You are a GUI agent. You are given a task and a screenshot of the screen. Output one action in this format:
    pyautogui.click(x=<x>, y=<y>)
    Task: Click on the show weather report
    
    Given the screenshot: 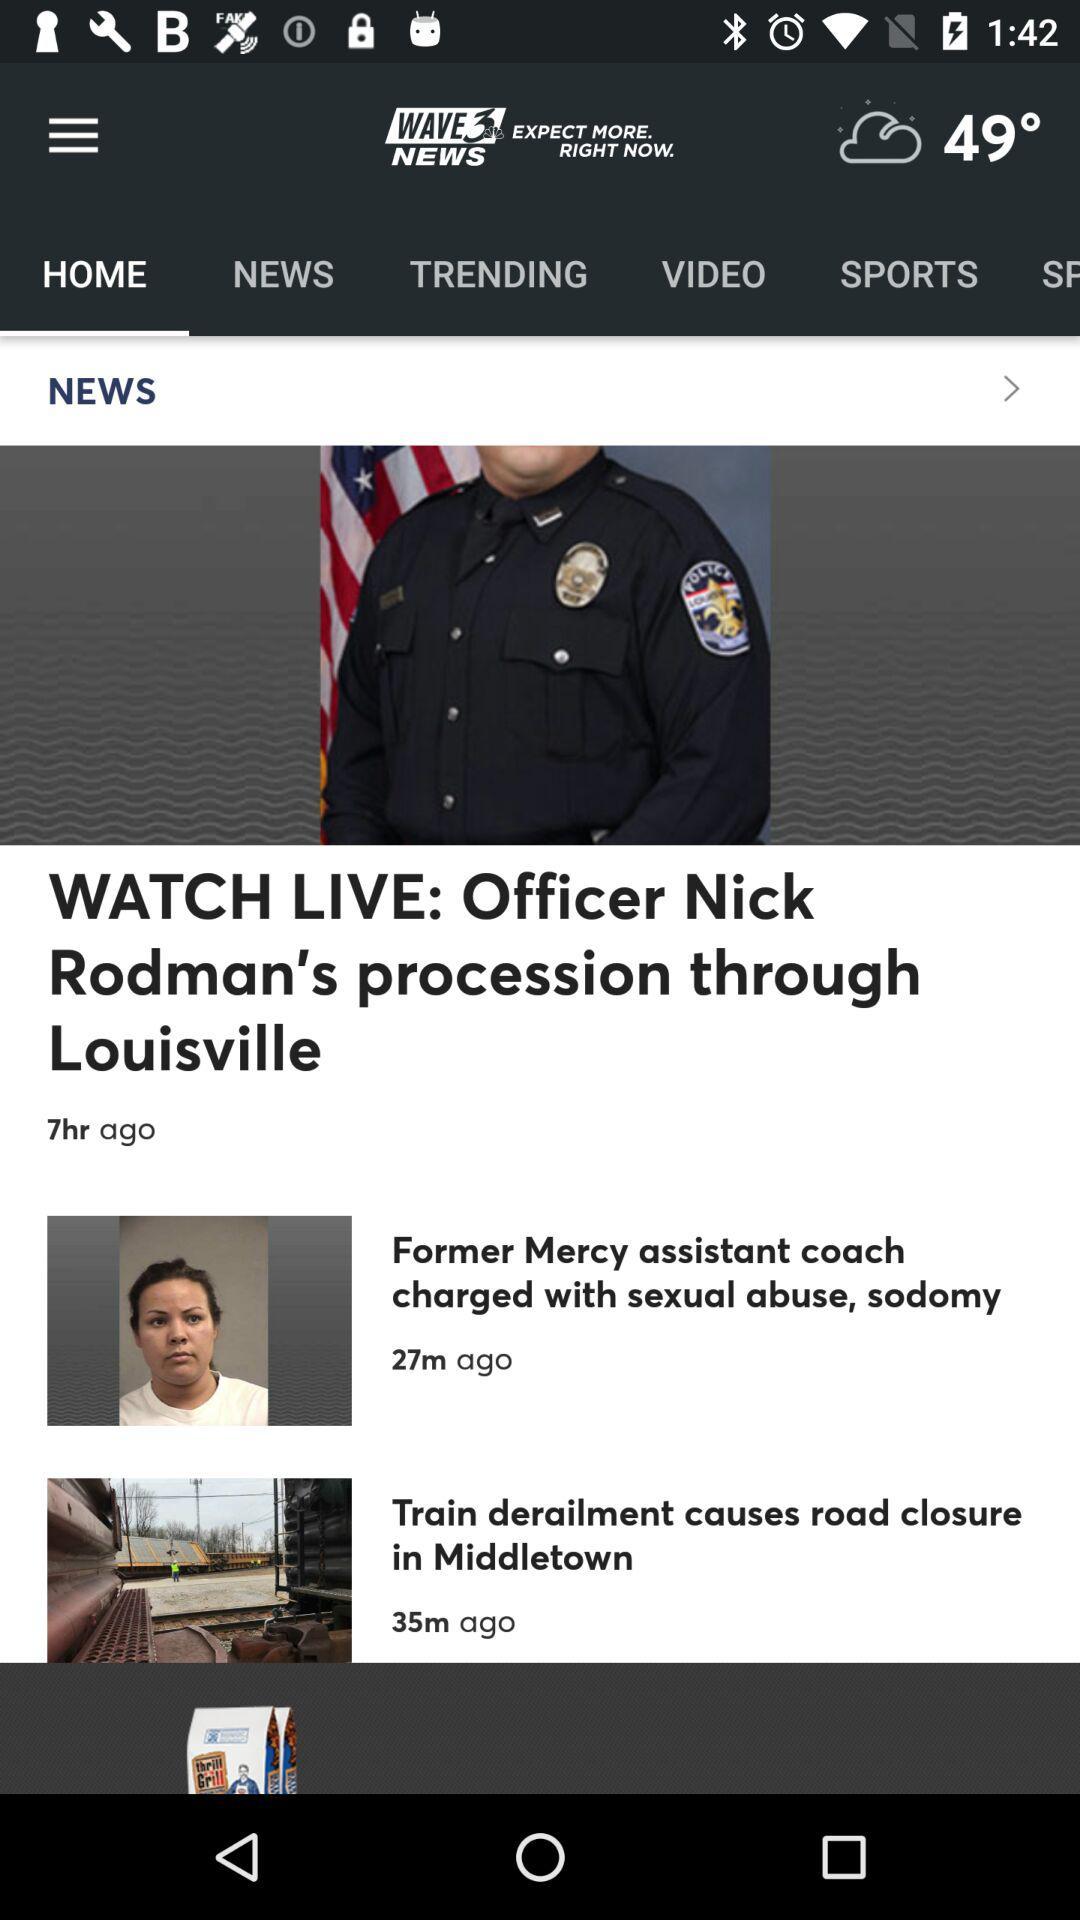 What is the action you would take?
    pyautogui.click(x=878, y=135)
    